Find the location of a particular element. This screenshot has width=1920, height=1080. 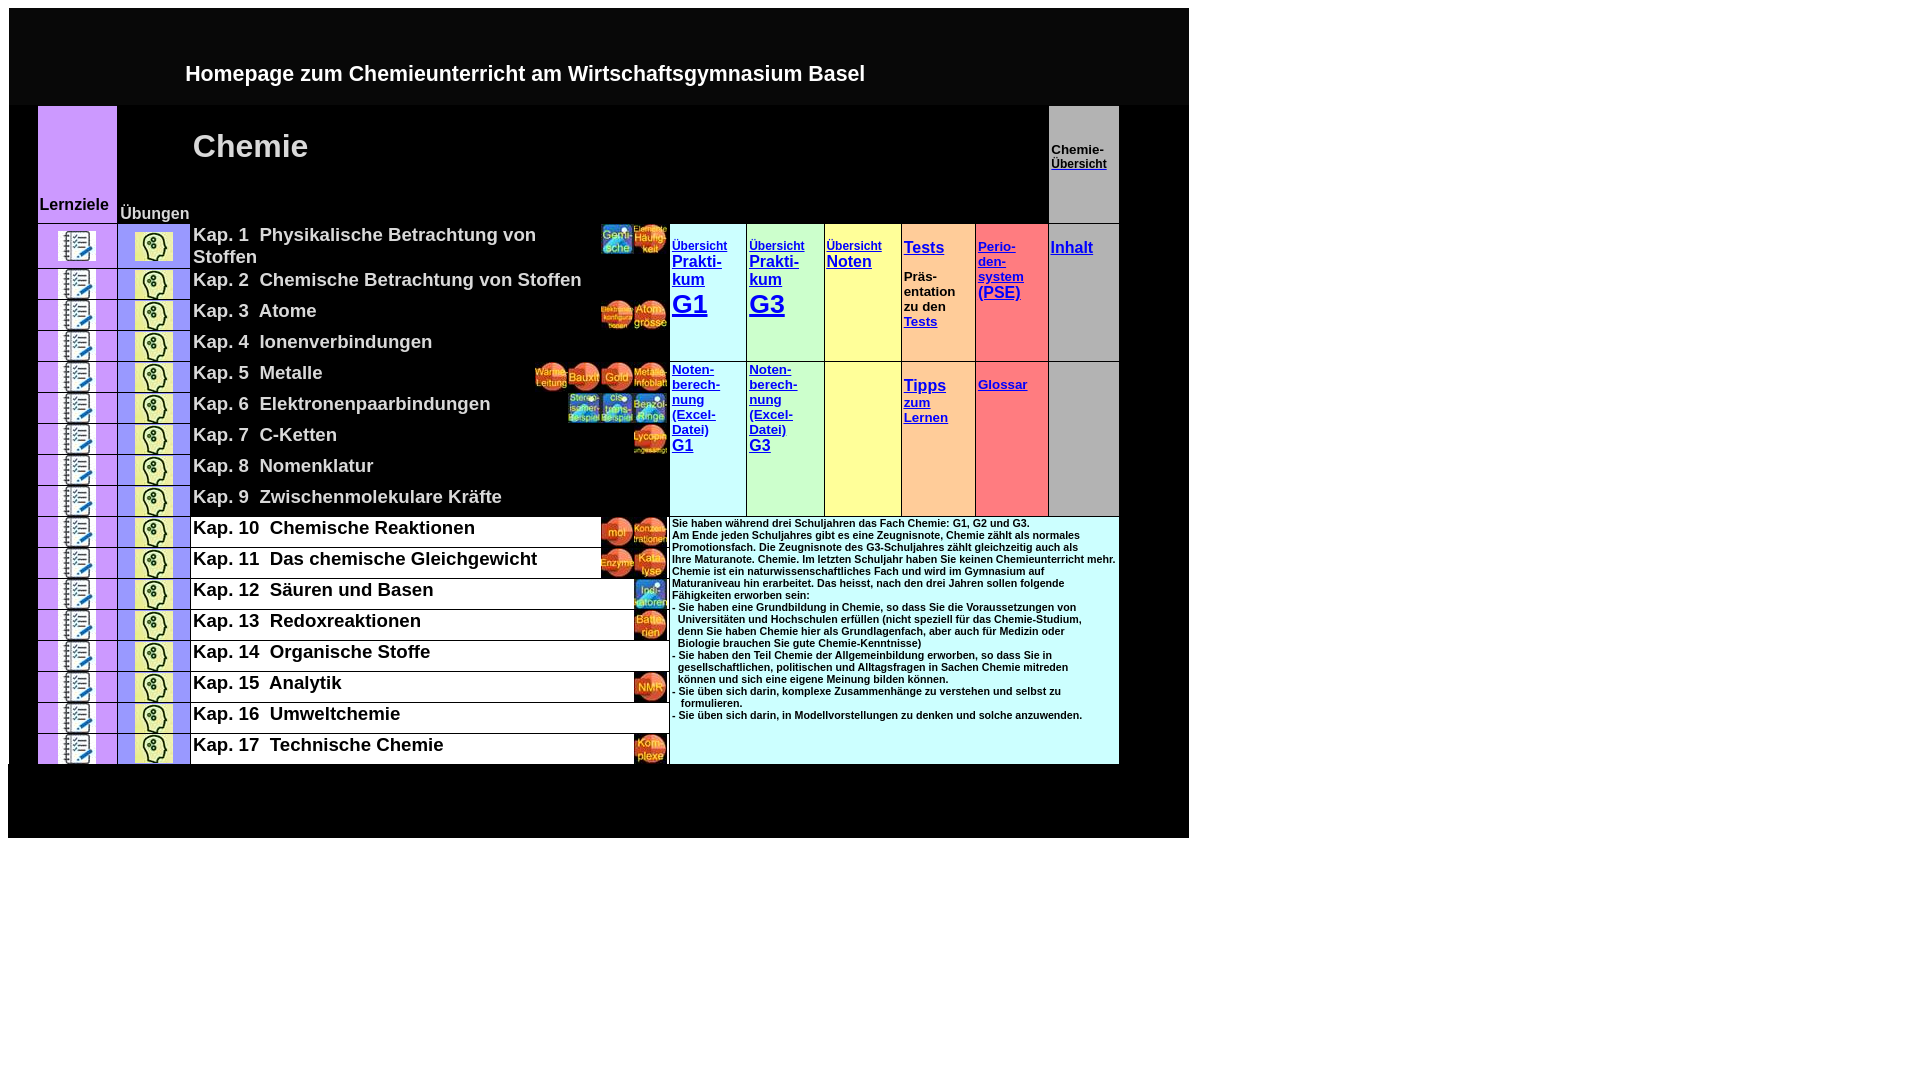

'kum' is located at coordinates (764, 279).